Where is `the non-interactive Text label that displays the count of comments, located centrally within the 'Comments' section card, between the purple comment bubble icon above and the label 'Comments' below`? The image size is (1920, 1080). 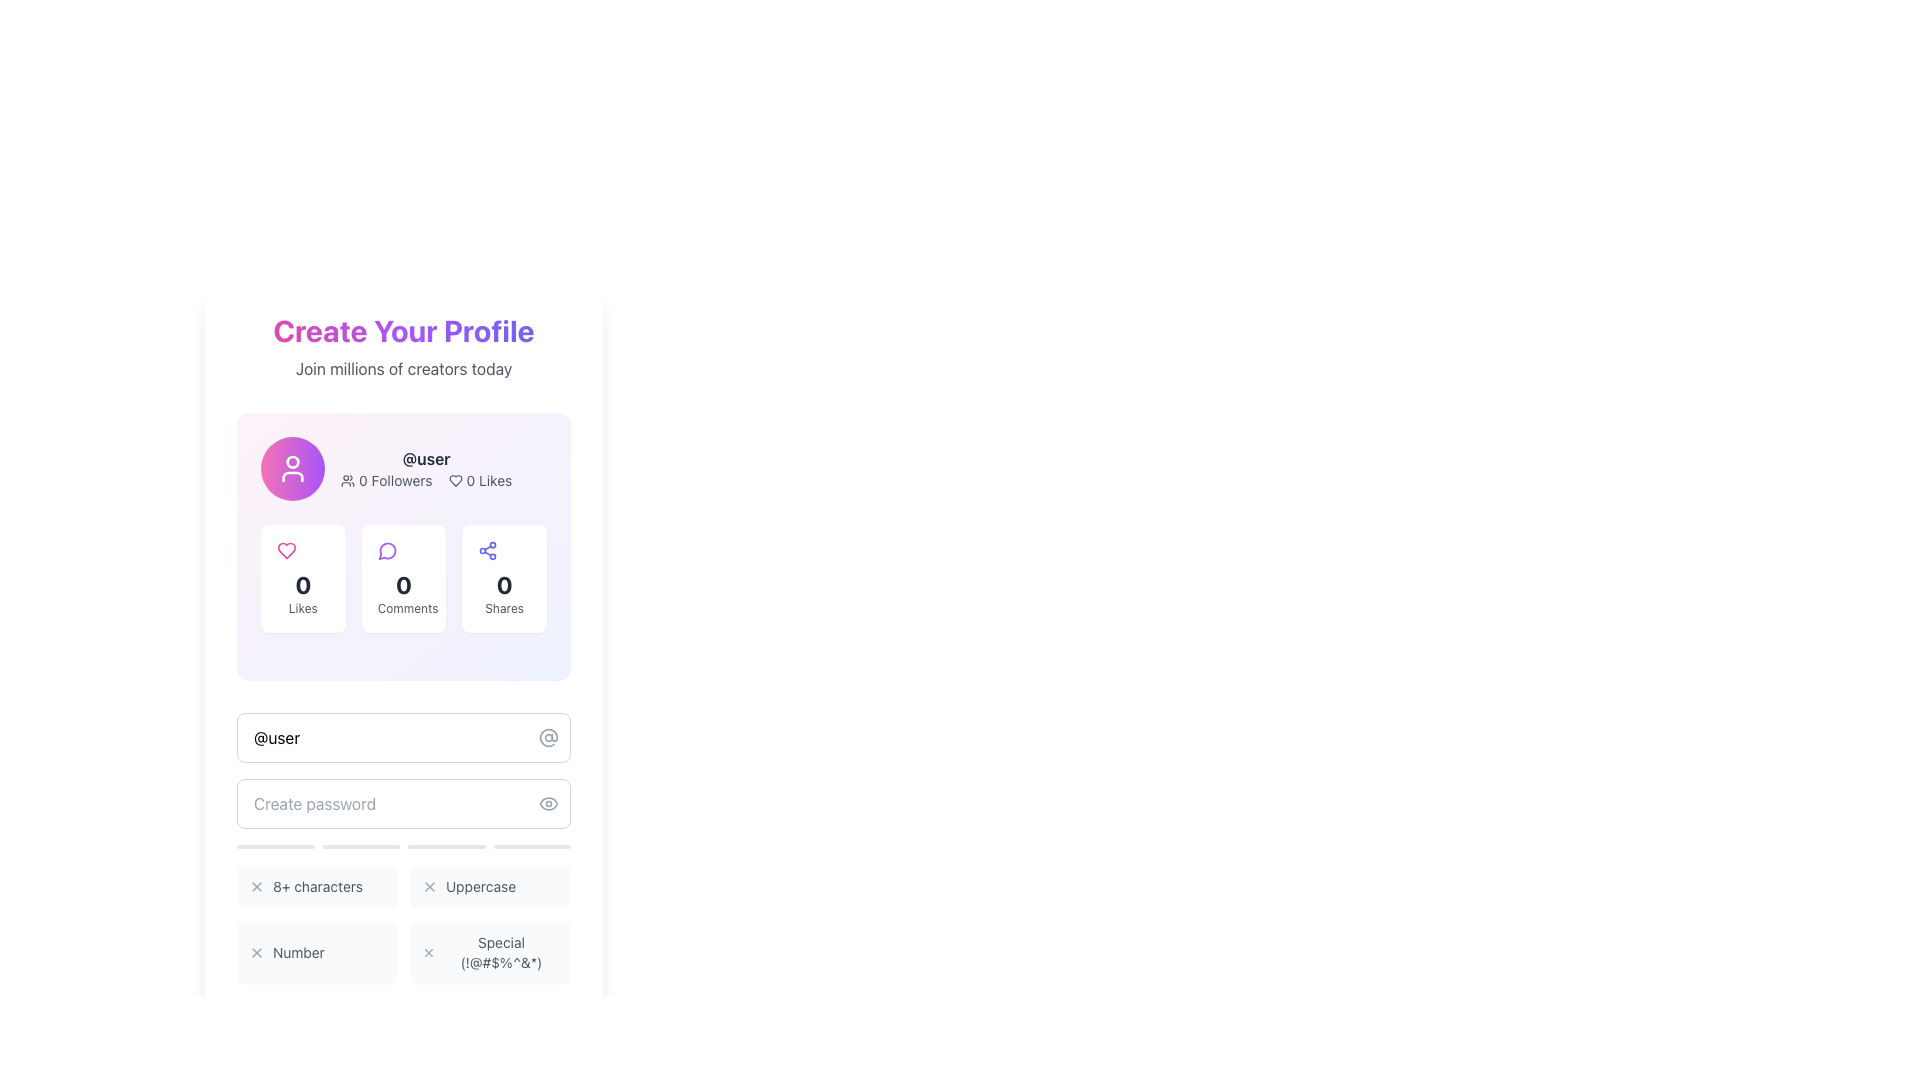
the non-interactive Text label that displays the count of comments, located centrally within the 'Comments' section card, between the purple comment bubble icon above and the label 'Comments' below is located at coordinates (402, 585).